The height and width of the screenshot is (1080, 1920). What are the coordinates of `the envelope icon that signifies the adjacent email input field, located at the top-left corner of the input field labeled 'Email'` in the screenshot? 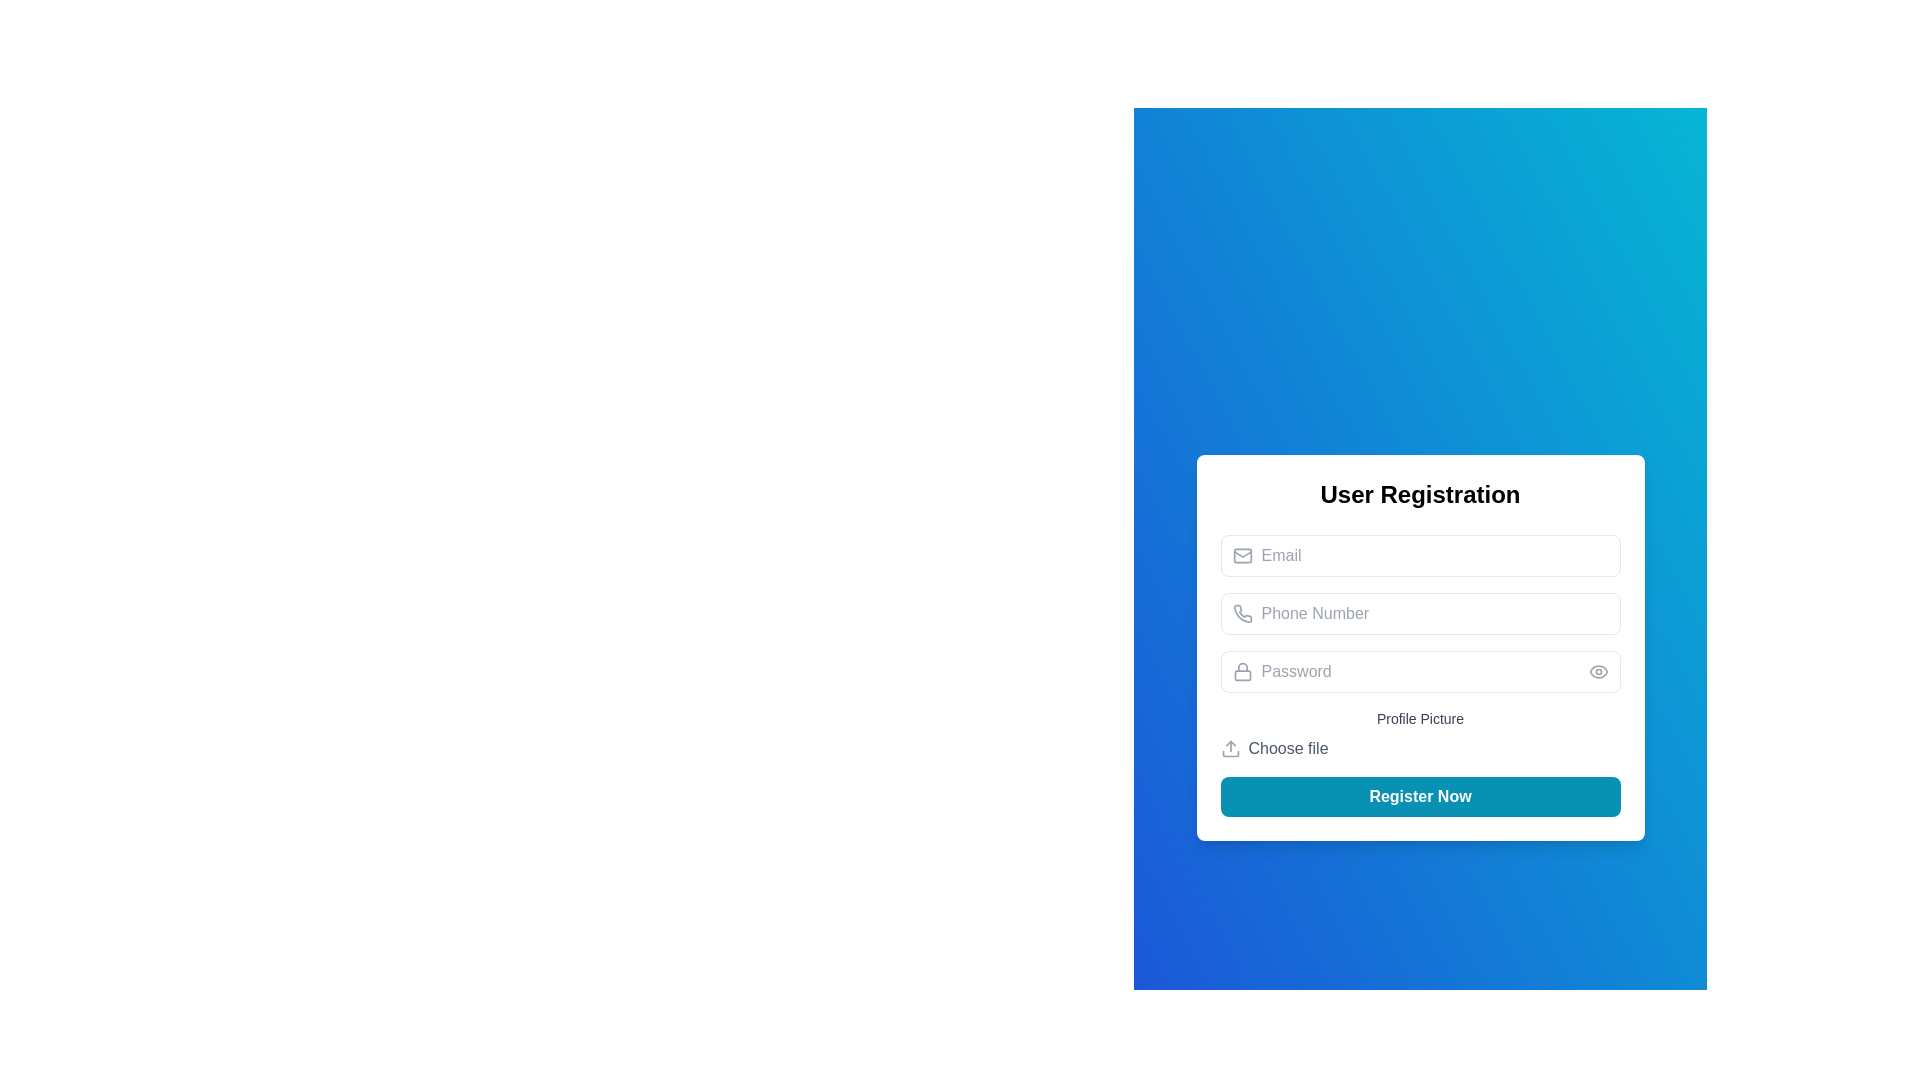 It's located at (1241, 555).